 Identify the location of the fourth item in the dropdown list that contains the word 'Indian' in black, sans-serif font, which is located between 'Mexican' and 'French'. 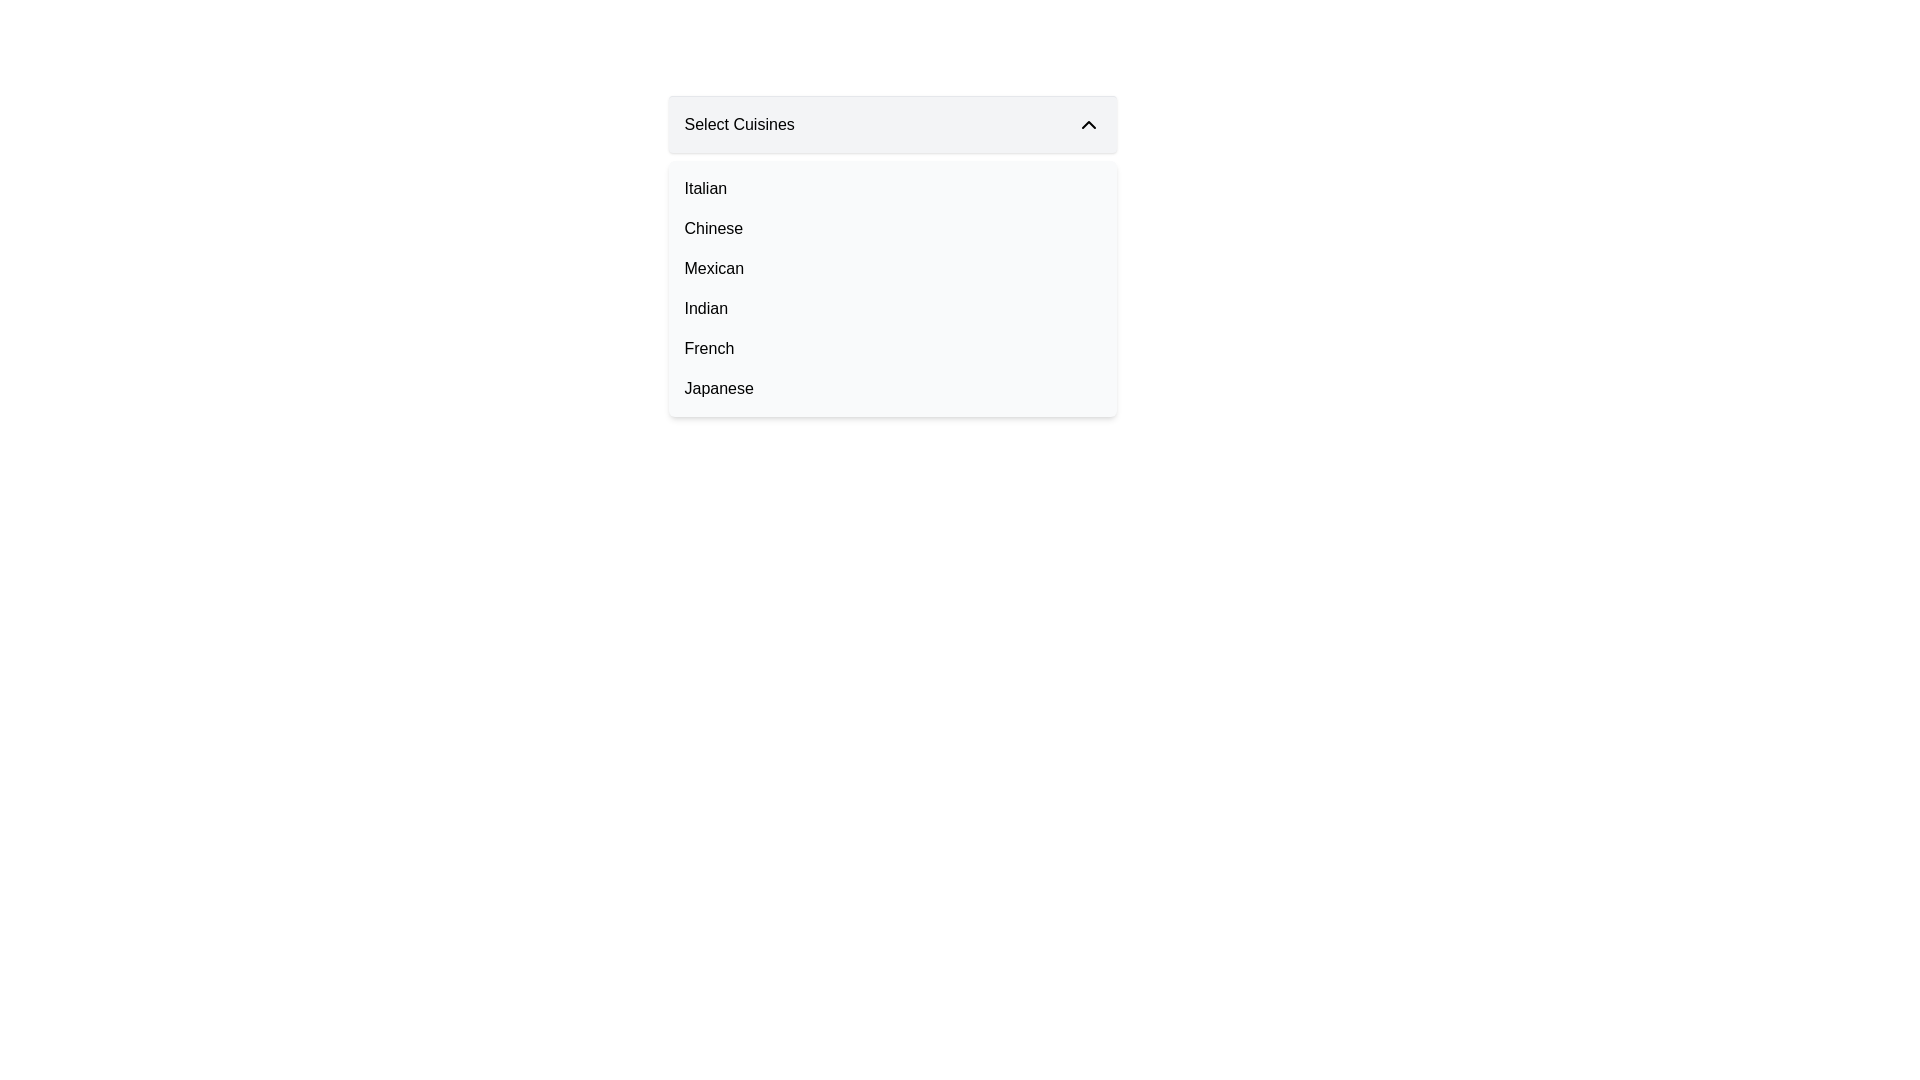
(891, 308).